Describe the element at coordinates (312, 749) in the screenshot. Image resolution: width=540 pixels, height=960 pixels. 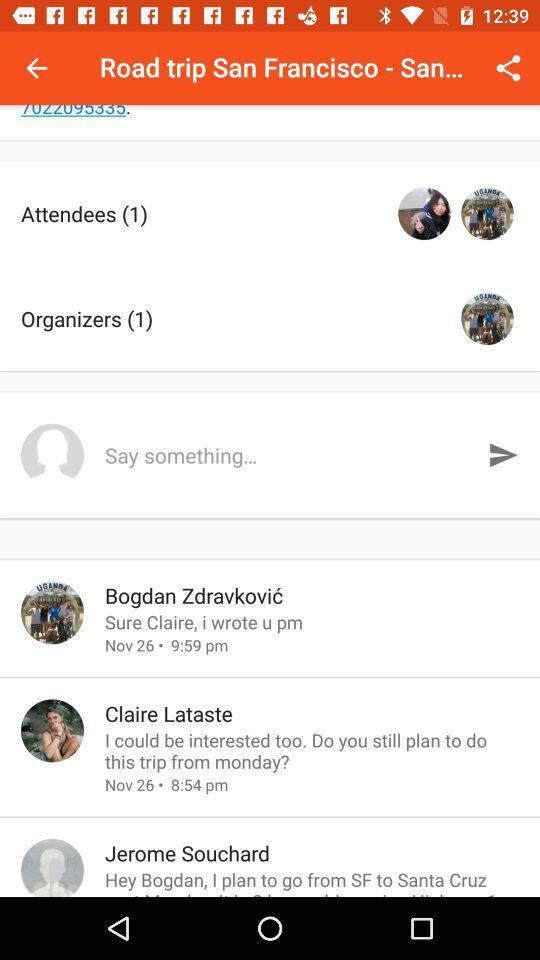
I see `icon above nov 26 8 icon` at that location.